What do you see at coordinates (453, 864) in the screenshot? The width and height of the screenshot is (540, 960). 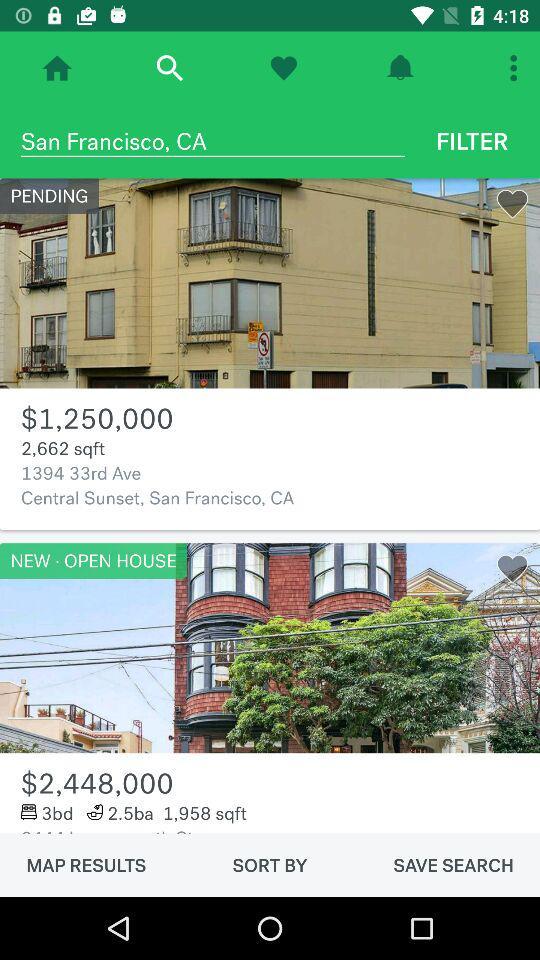 I see `save search item` at bounding box center [453, 864].